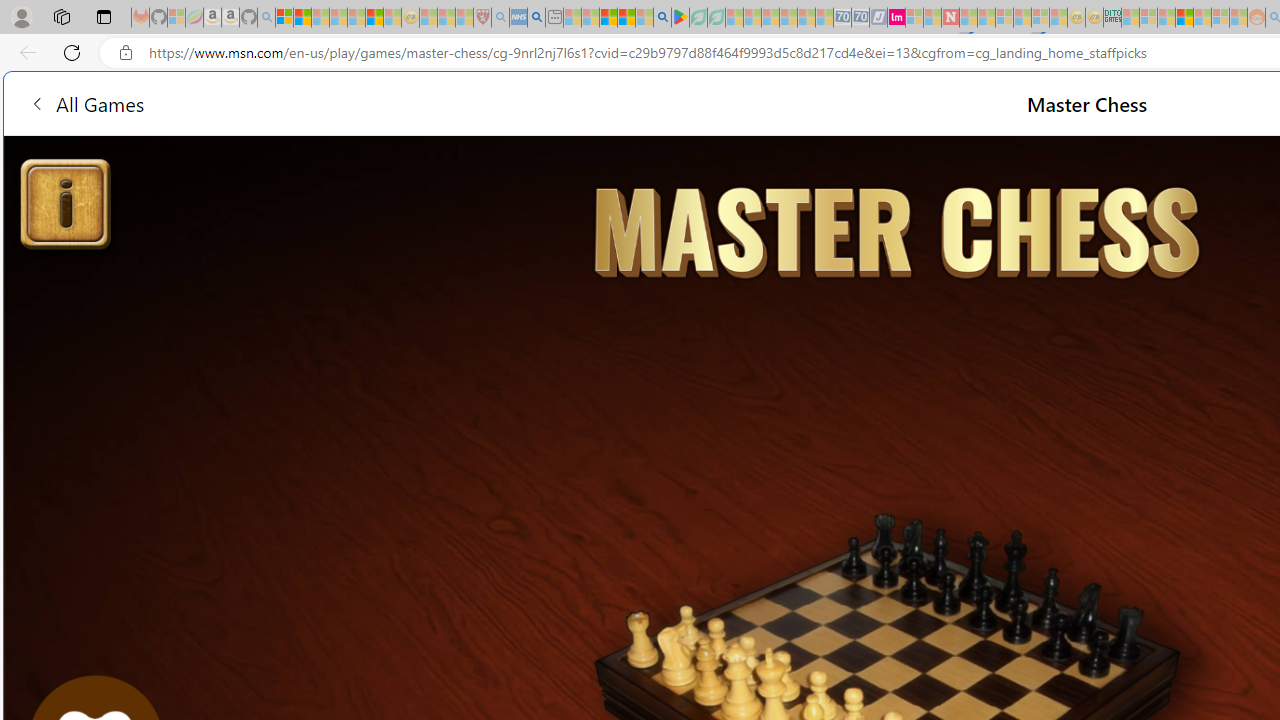 This screenshot has height=720, width=1280. Describe the element at coordinates (698, 17) in the screenshot. I see `'Terms of Use Agreement - Sleeping'` at that location.